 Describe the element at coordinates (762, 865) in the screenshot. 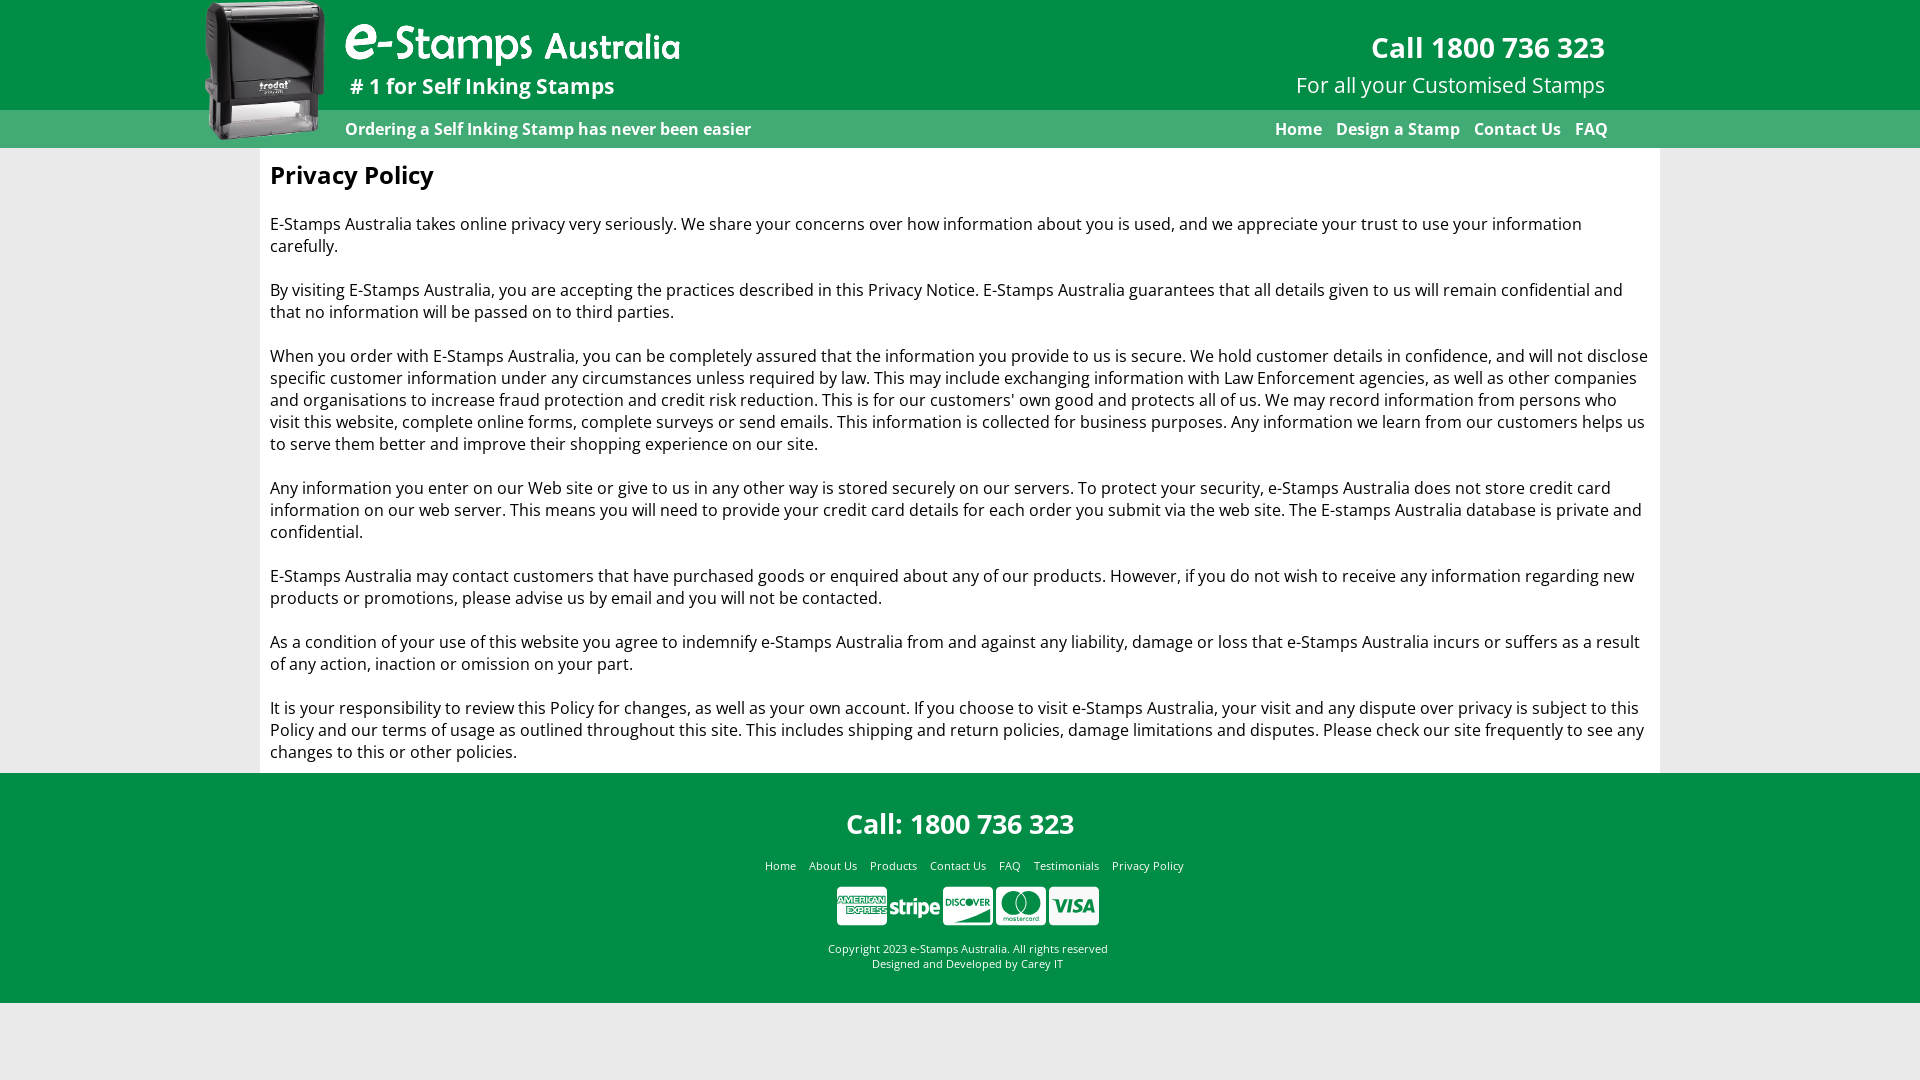

I see `'Home'` at that location.